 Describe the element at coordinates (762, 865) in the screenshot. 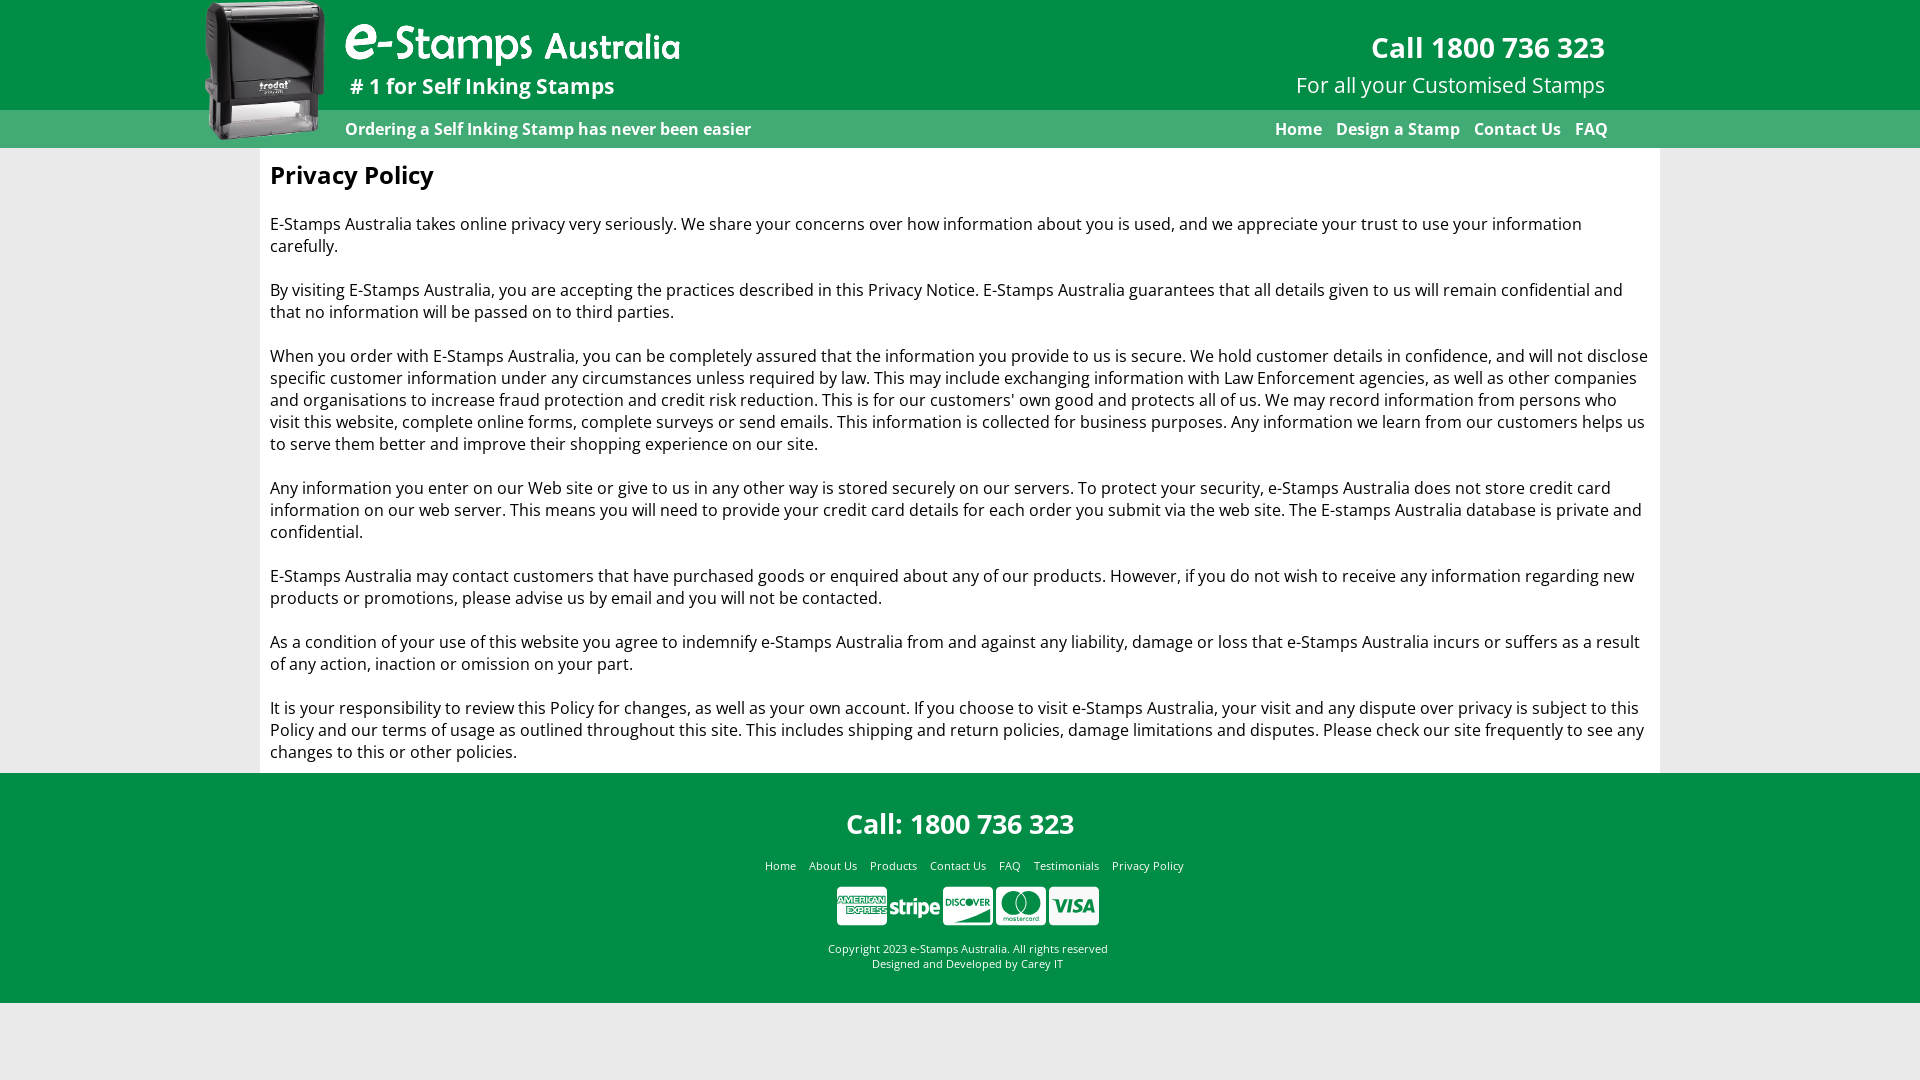

I see `'Home'` at that location.